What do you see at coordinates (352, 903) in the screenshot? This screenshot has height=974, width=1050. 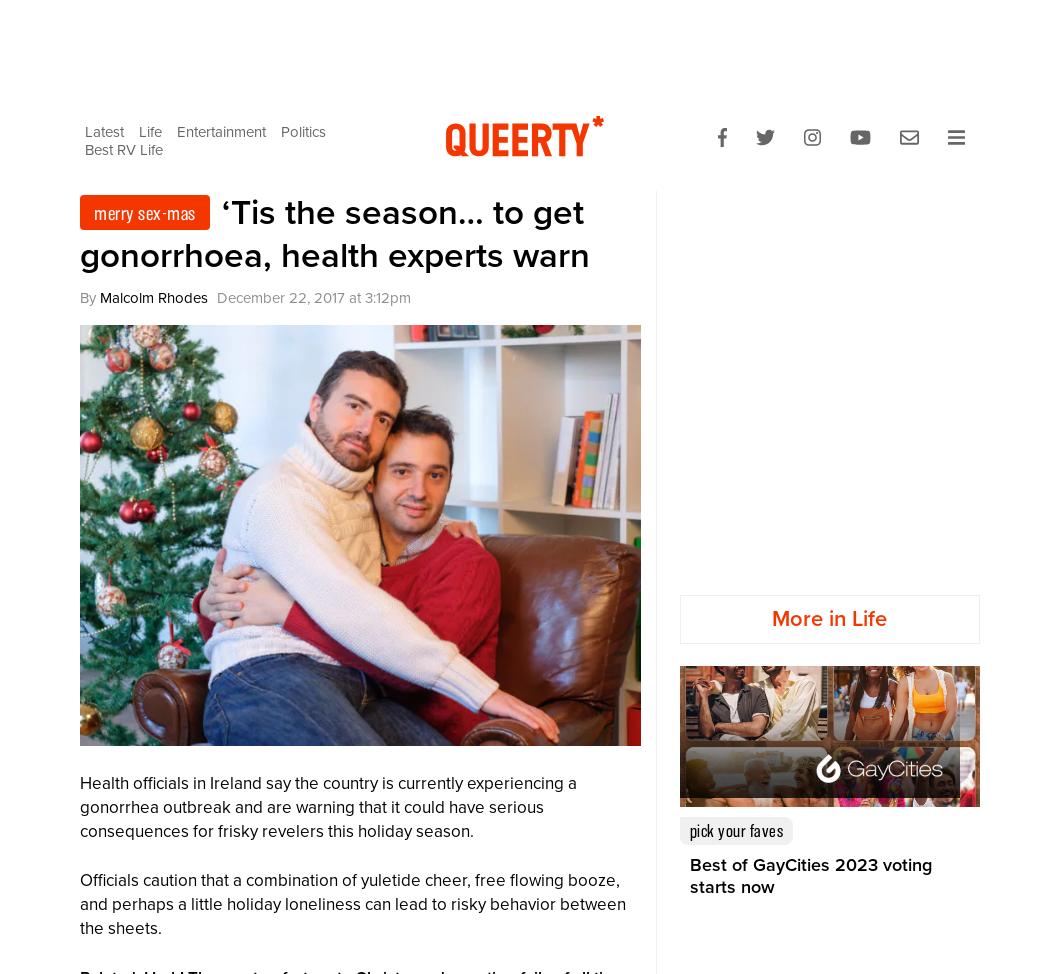 I see `'Officials caution that a combination of yuletide cheer, free flowing booze, and perhaps a little holiday loneliness can lead to risky behavior between the sheets.'` at bounding box center [352, 903].